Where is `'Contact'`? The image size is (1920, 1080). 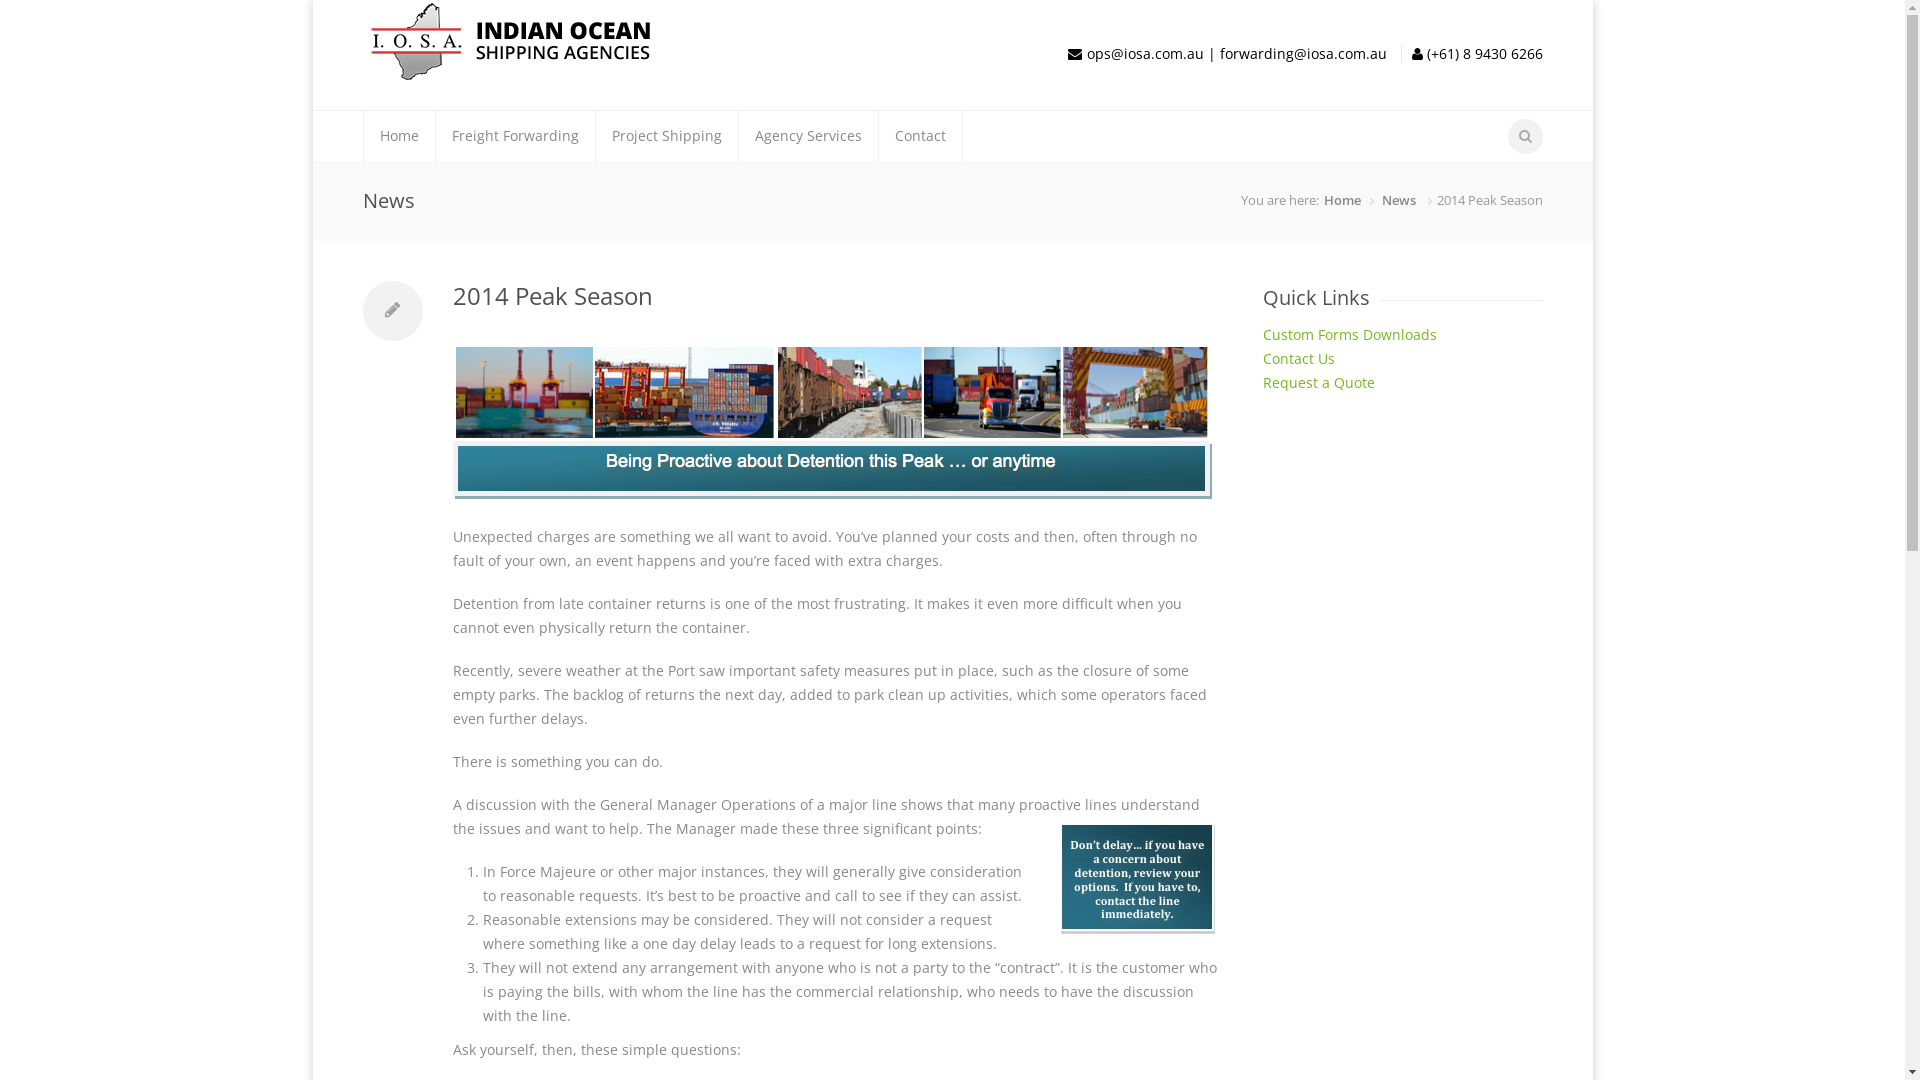 'Contact' is located at coordinates (918, 135).